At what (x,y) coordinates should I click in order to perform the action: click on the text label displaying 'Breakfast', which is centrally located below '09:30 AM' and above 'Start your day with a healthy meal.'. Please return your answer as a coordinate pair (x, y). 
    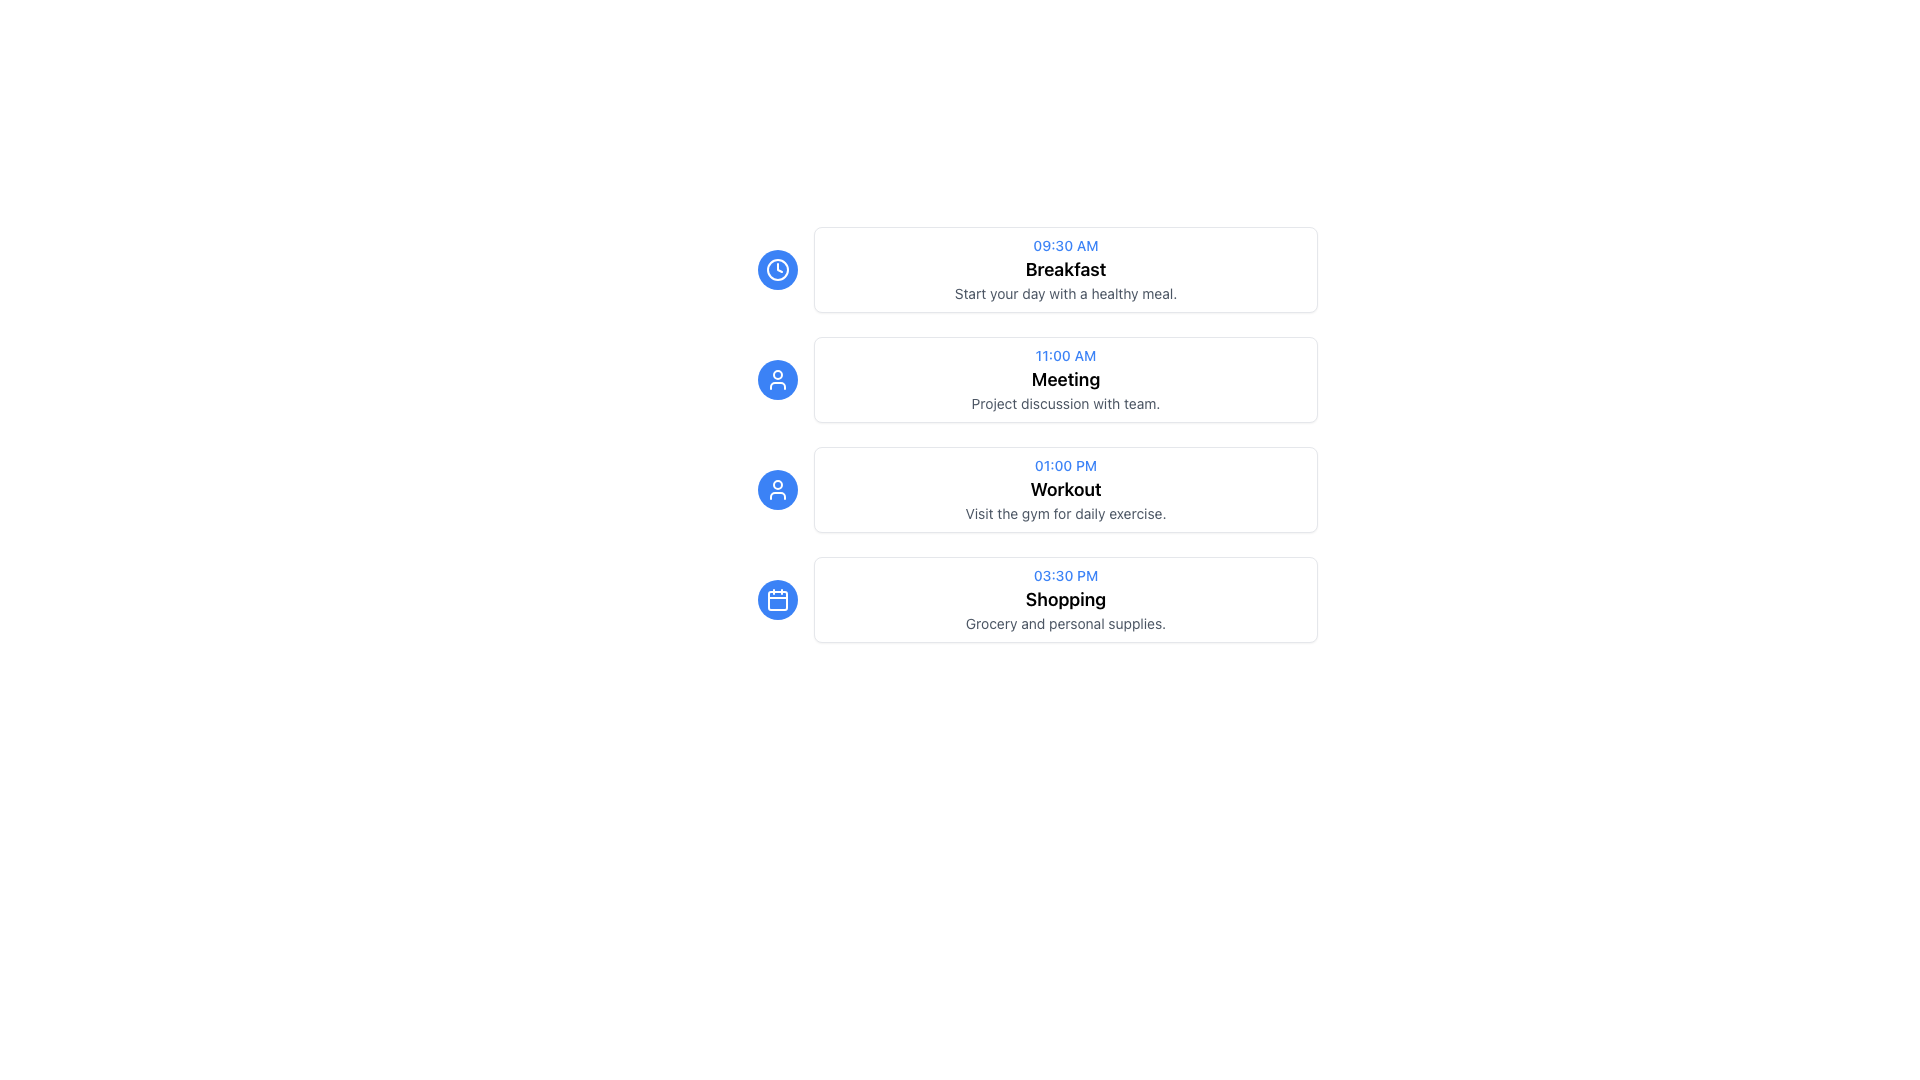
    Looking at the image, I should click on (1064, 270).